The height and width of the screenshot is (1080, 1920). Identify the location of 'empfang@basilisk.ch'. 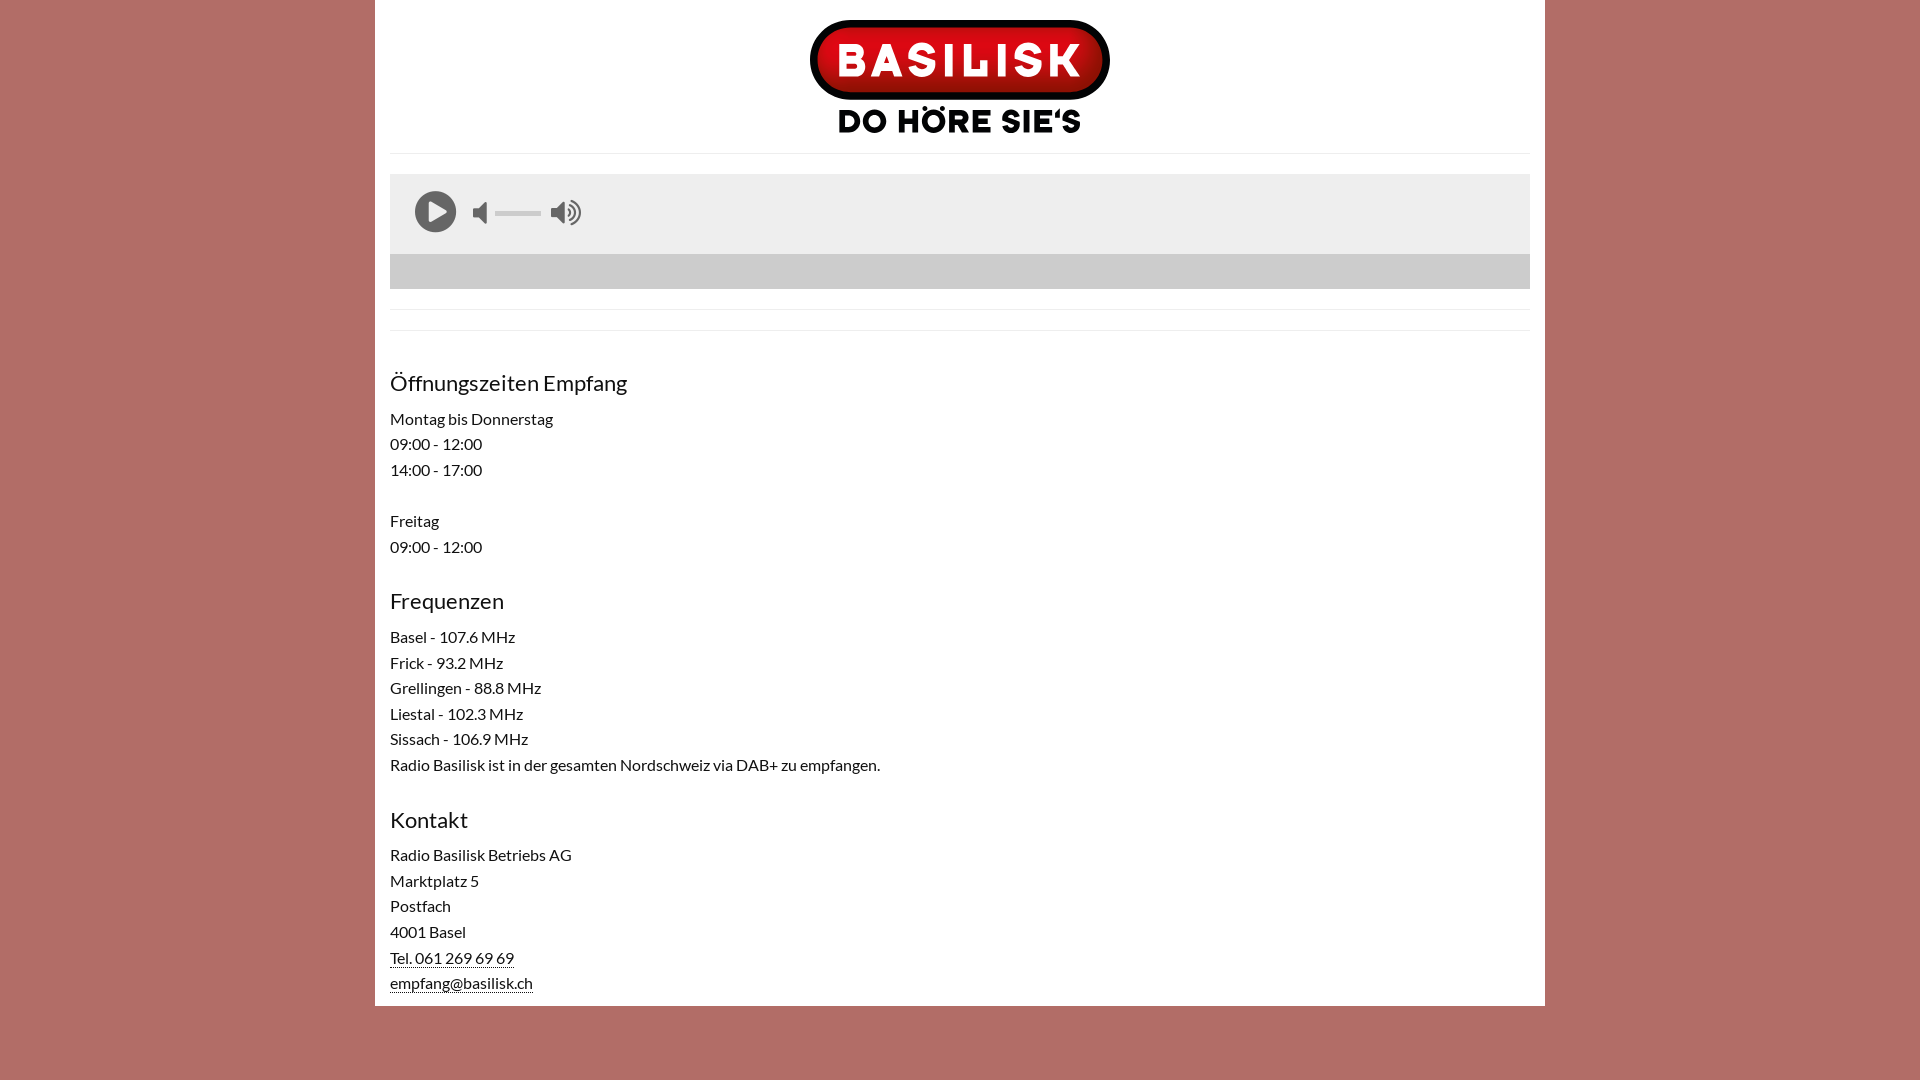
(460, 982).